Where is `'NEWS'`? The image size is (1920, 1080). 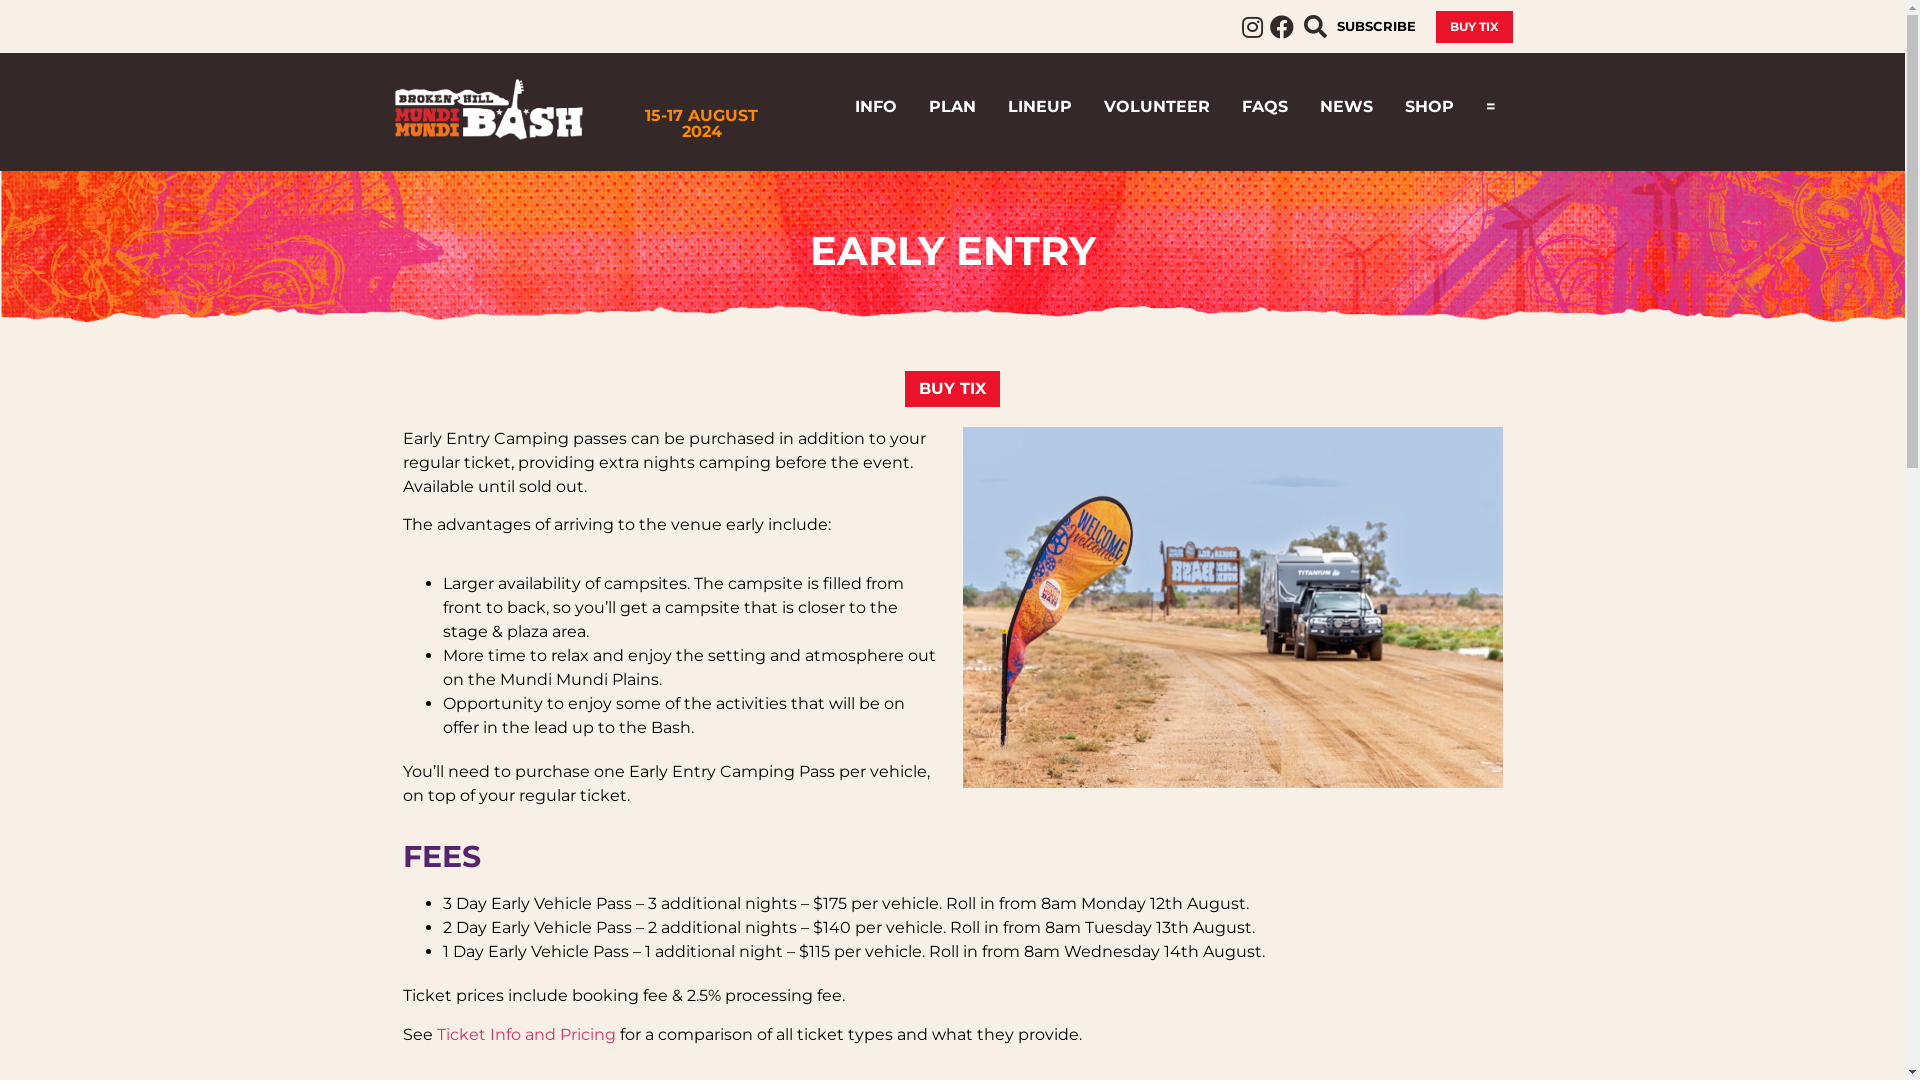 'NEWS' is located at coordinates (1346, 107).